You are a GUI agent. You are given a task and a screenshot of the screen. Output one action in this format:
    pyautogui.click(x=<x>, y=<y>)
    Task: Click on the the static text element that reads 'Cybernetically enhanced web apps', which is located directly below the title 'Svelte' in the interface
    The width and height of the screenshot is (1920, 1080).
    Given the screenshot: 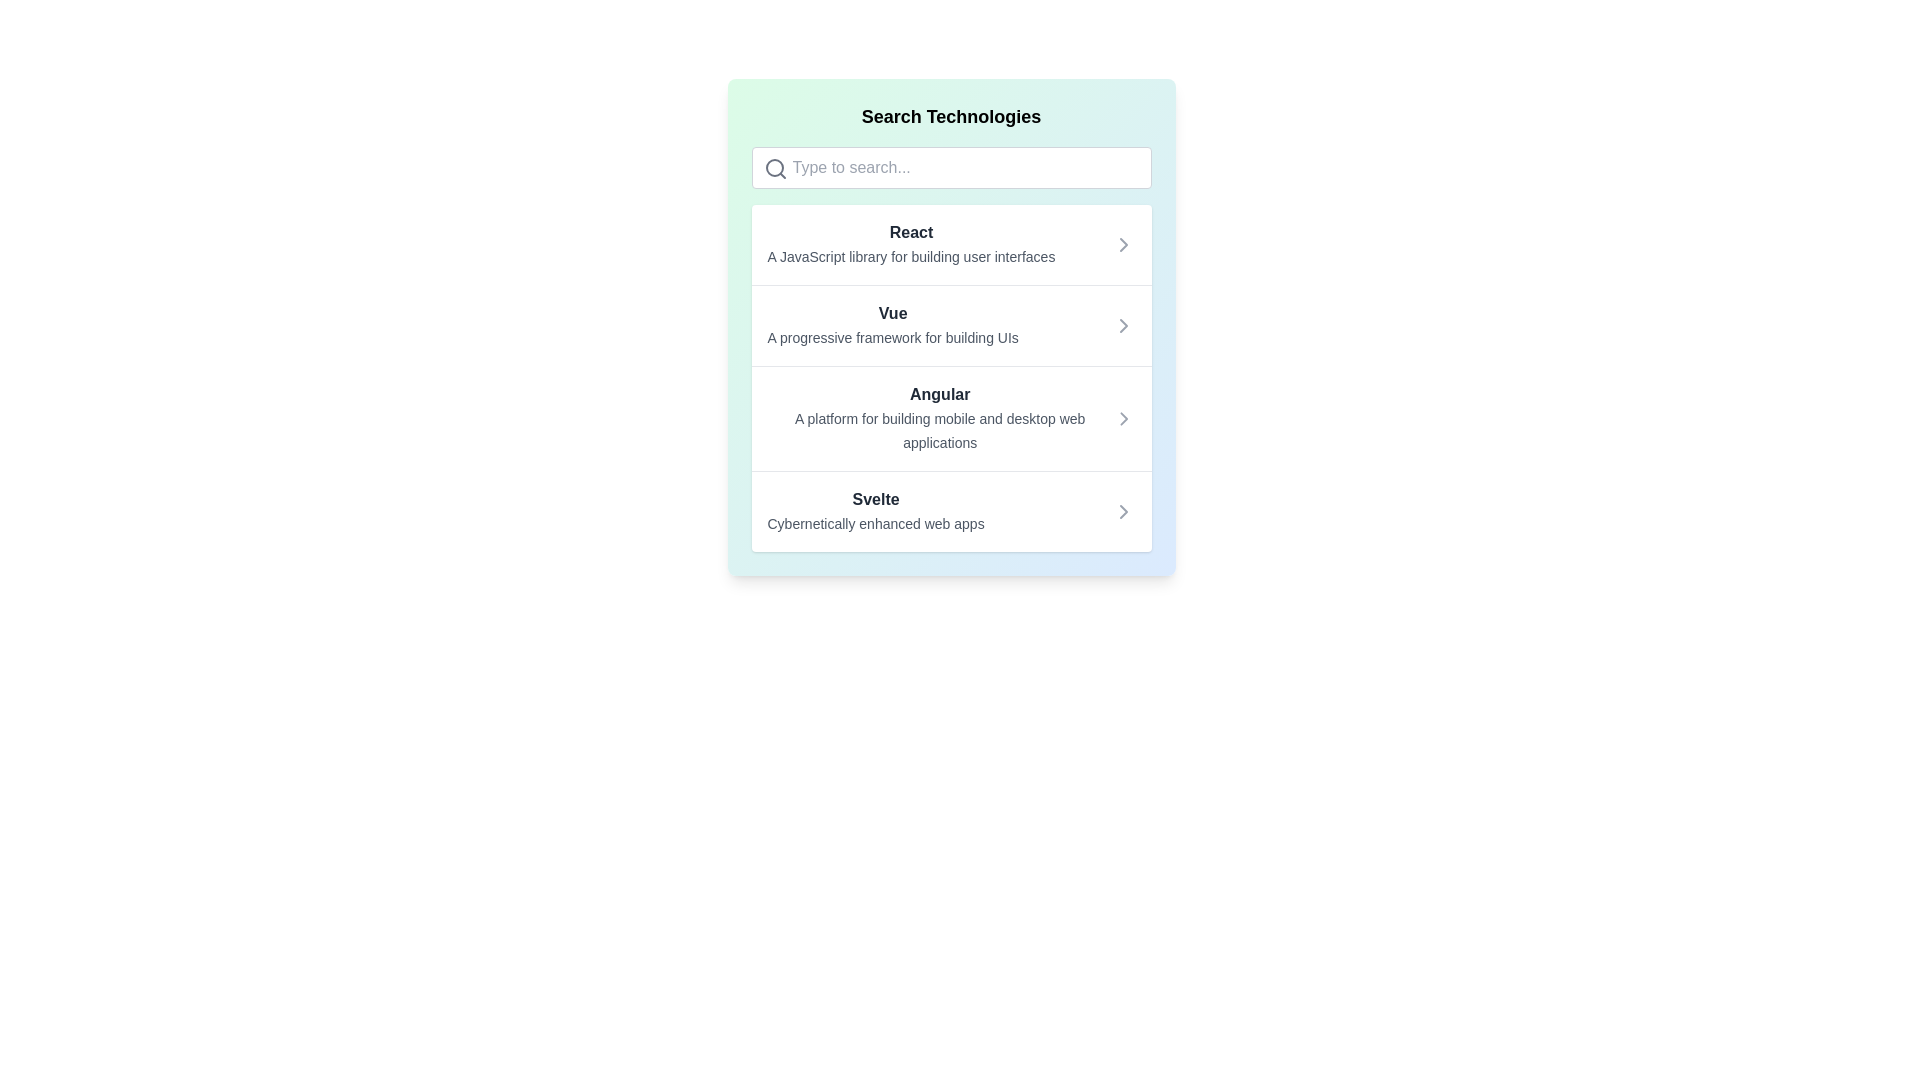 What is the action you would take?
    pyautogui.click(x=876, y=523)
    